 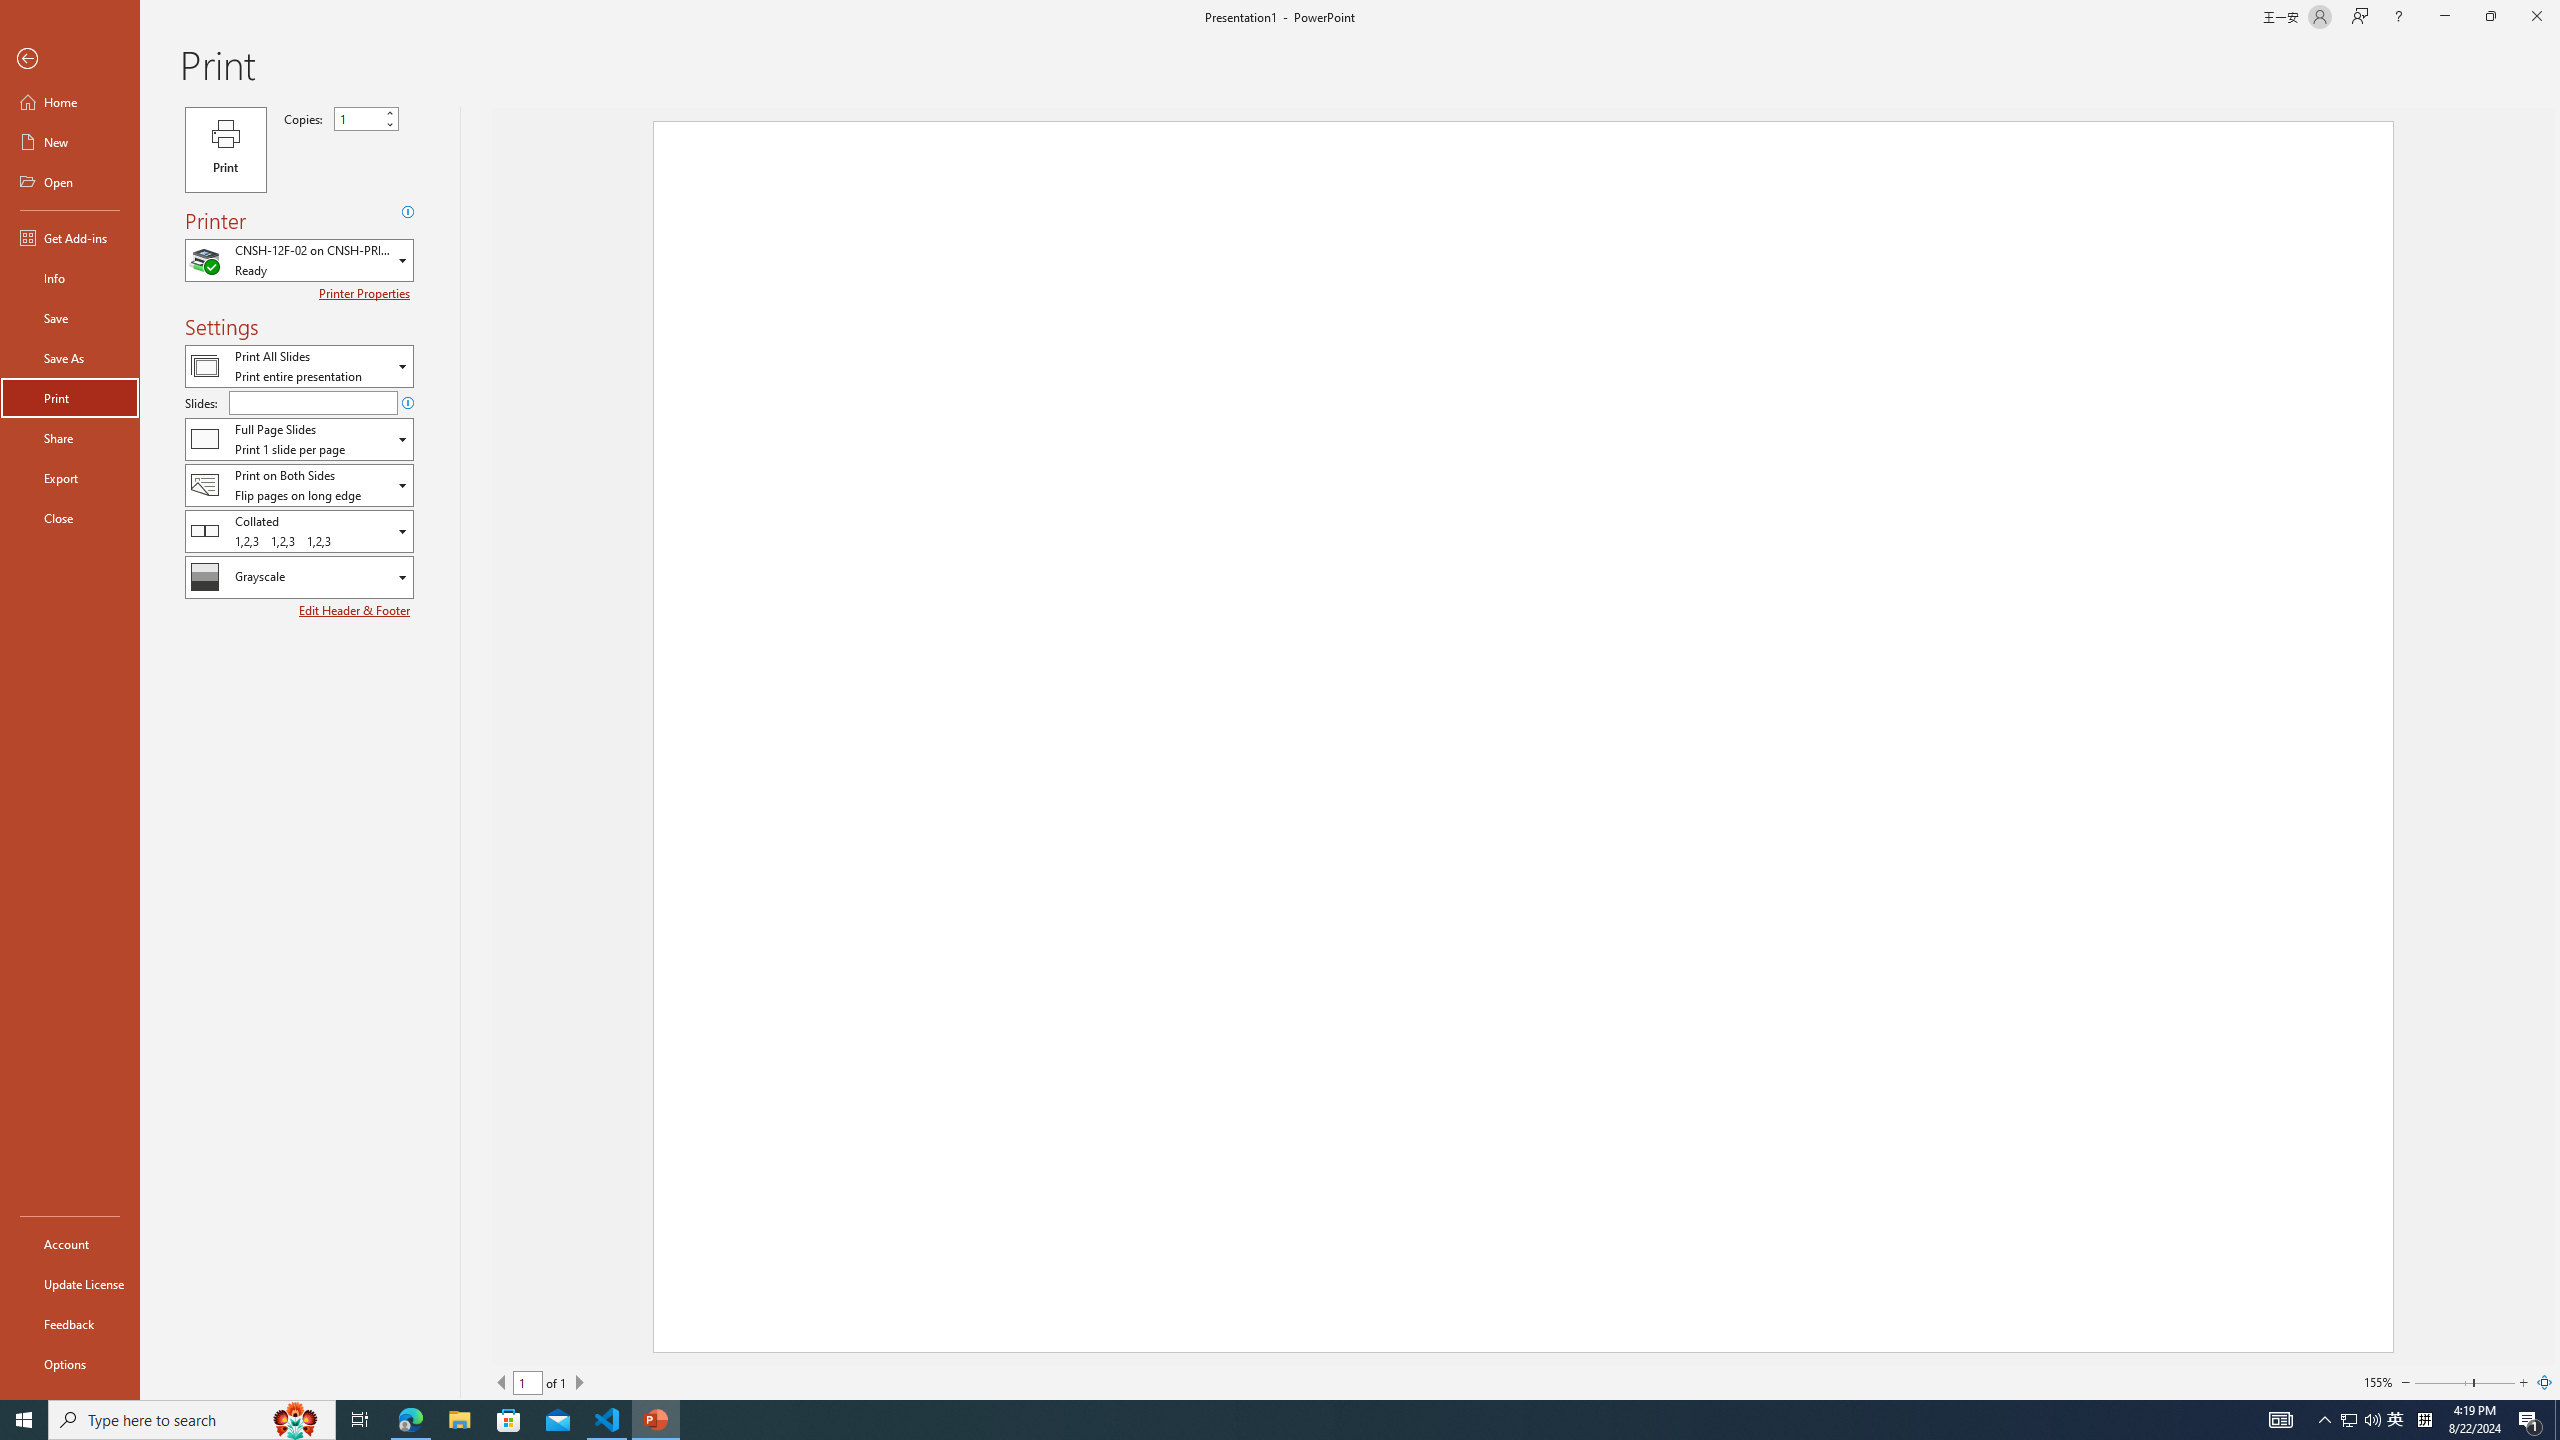 I want to click on 'Save As', so click(x=69, y=356).